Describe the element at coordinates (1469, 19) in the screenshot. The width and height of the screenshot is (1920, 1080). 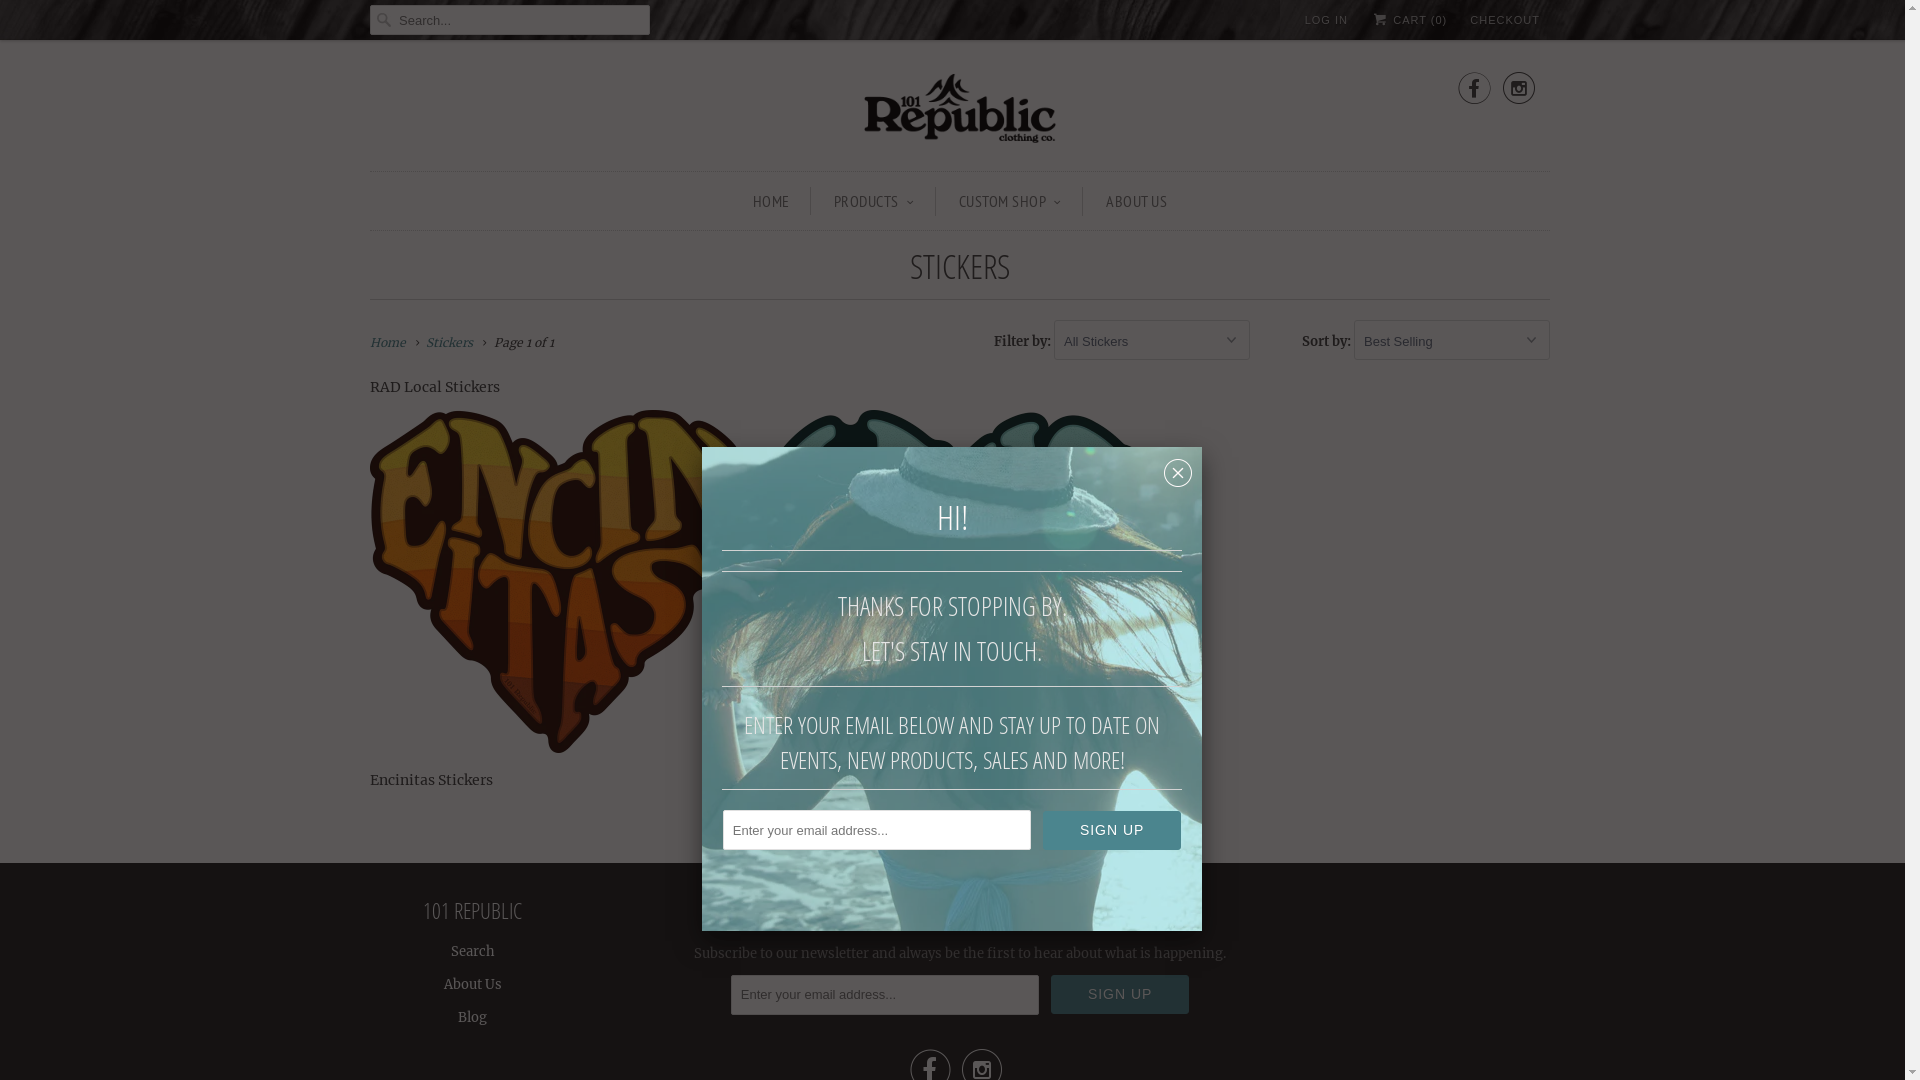
I see `'CHECKOUT'` at that location.